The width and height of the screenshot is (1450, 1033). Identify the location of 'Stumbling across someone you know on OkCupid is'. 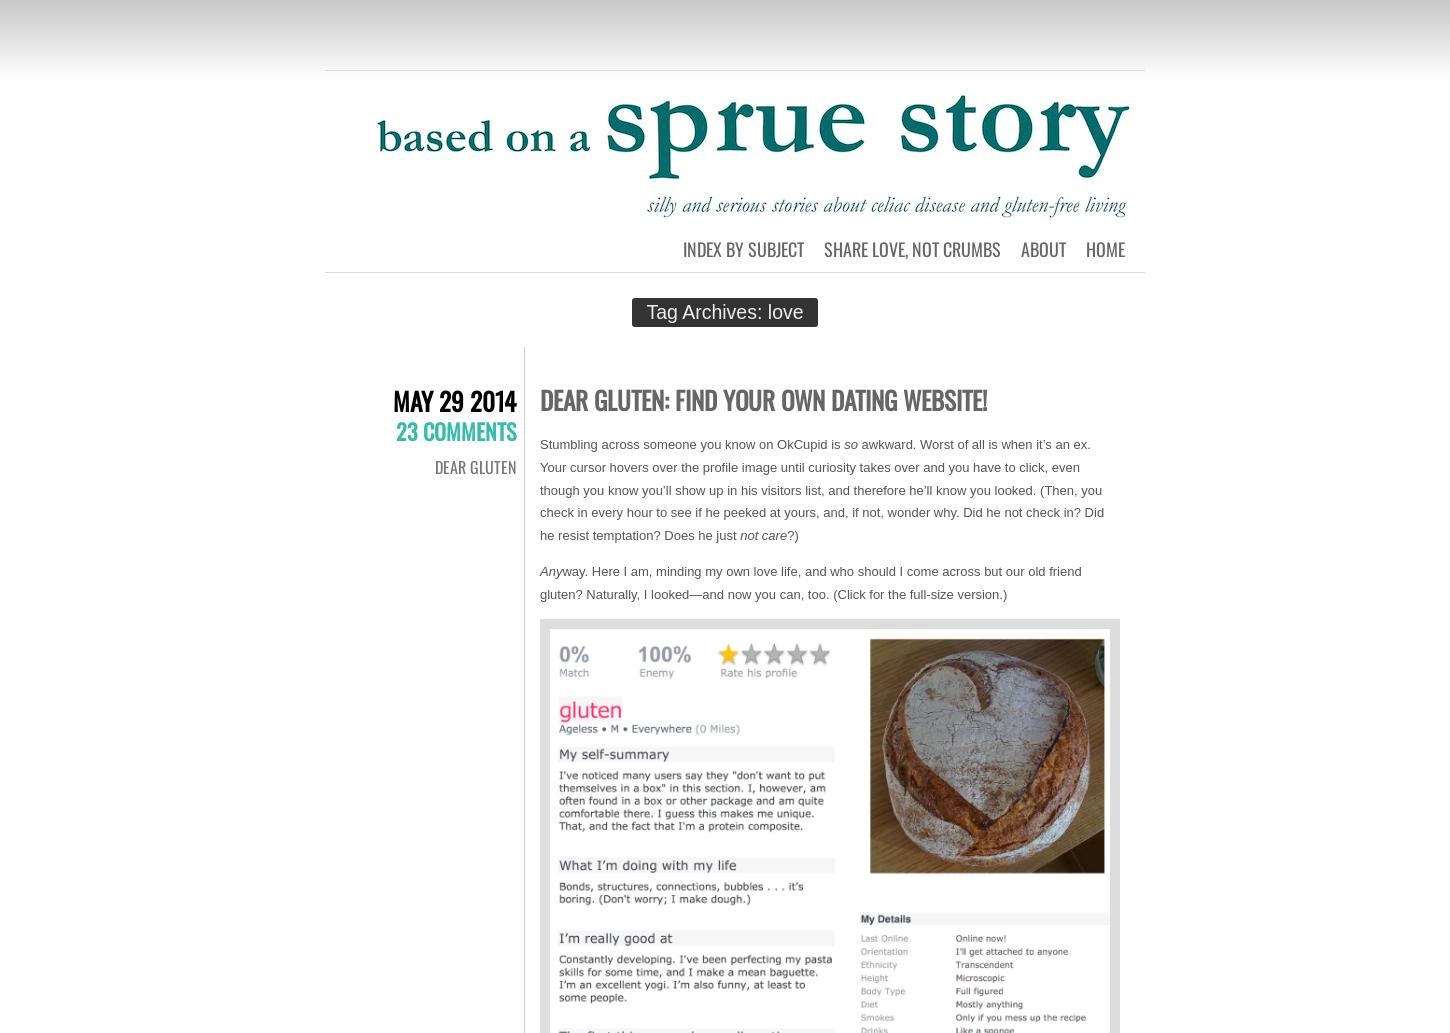
(690, 444).